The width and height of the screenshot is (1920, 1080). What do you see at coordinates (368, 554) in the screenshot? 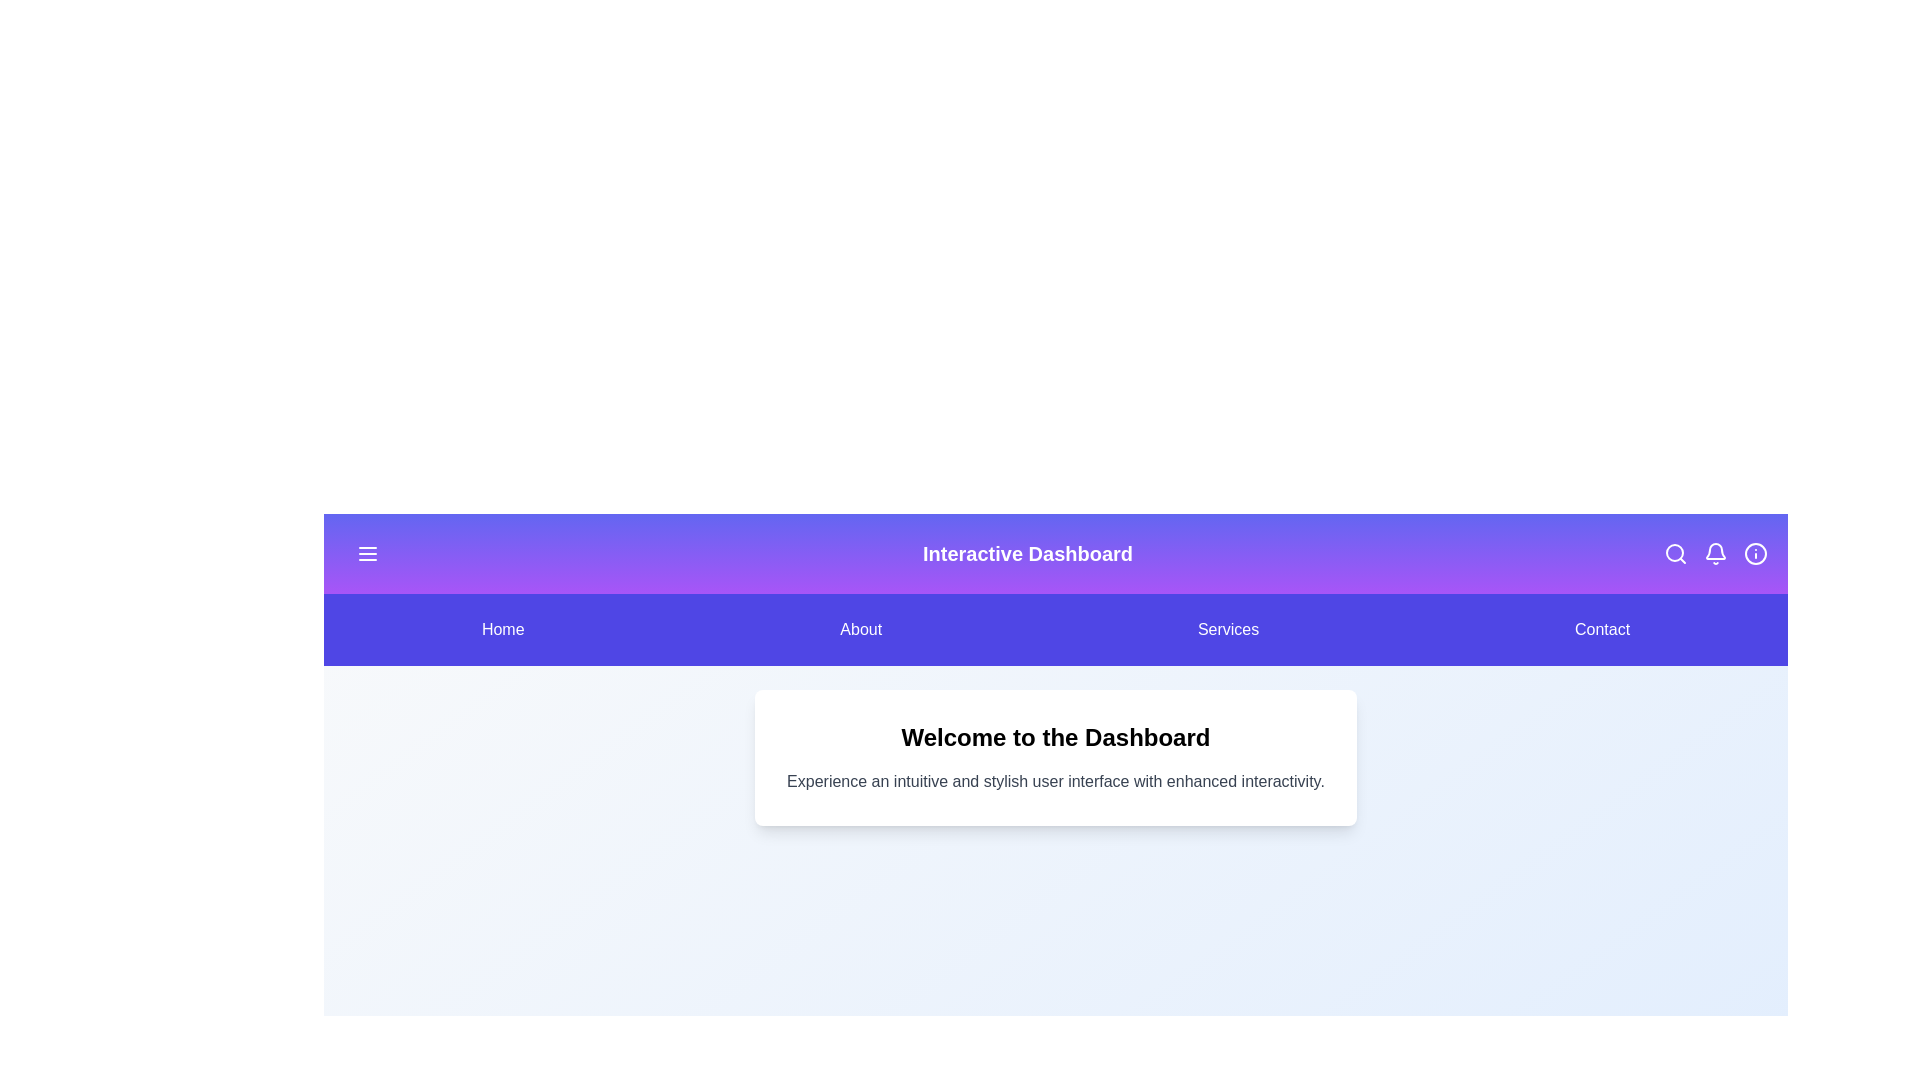
I see `the hamburger icon in the header to toggle the menu` at bounding box center [368, 554].